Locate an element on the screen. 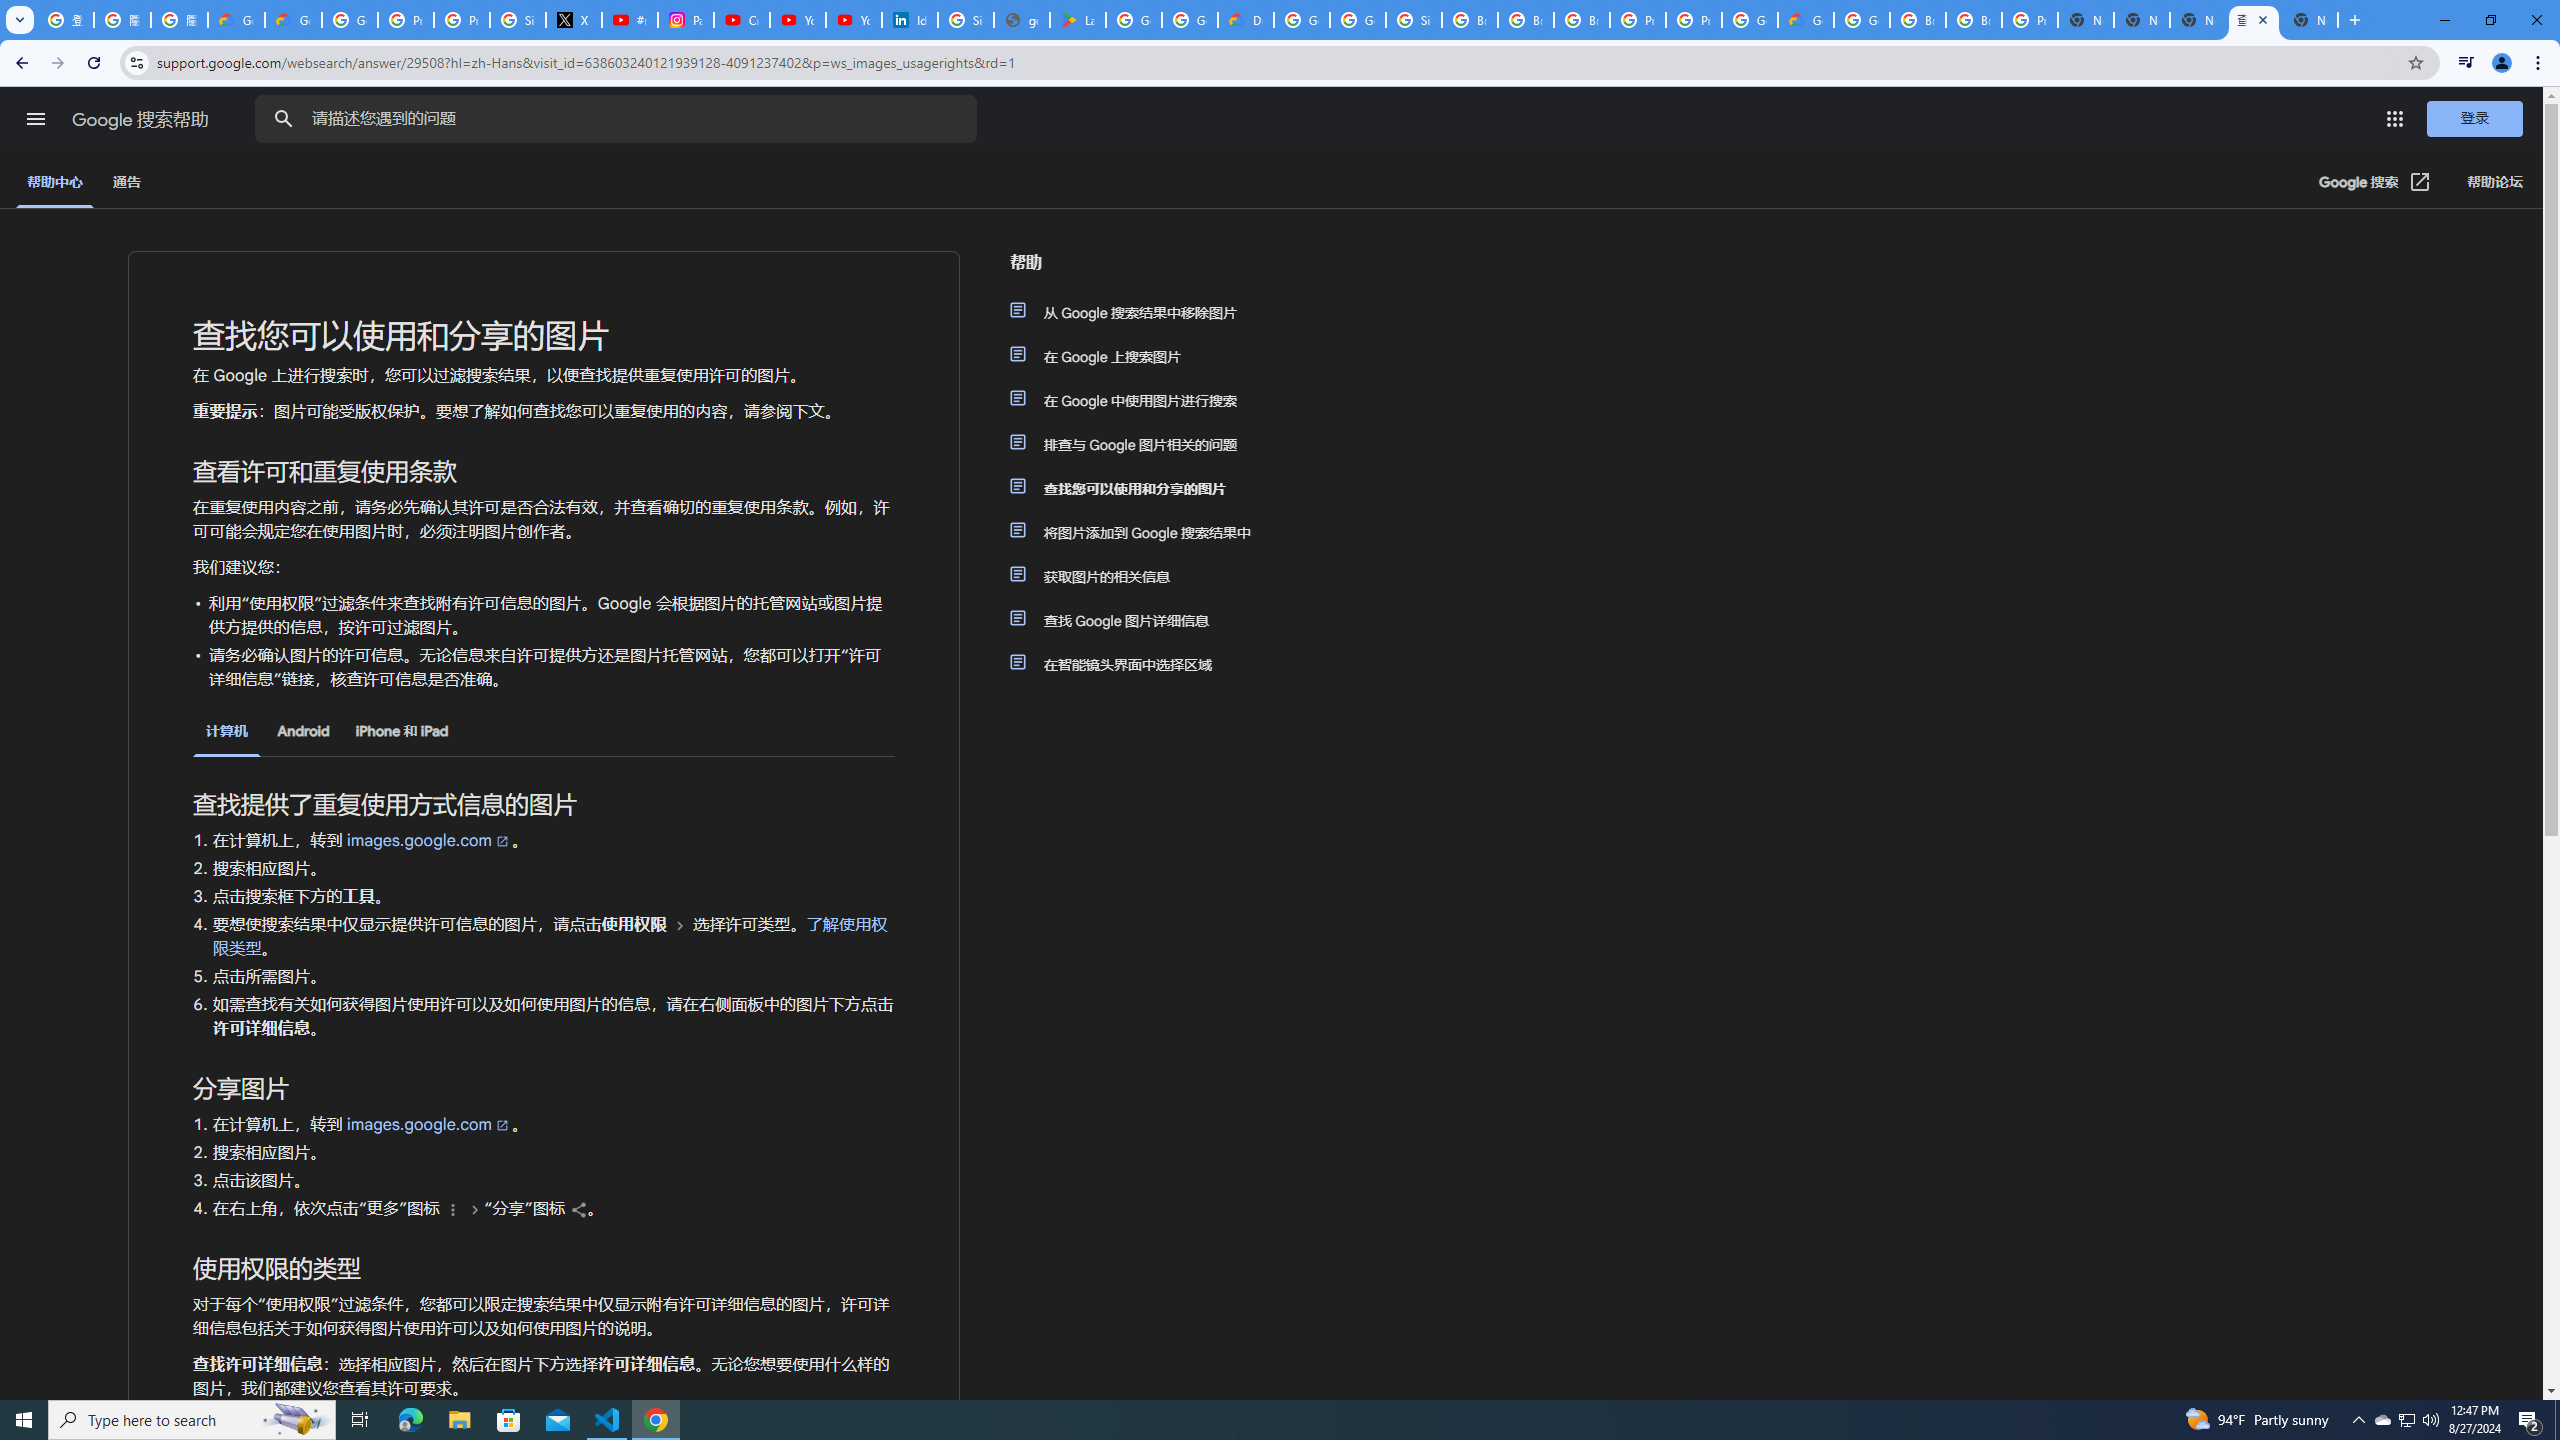 The height and width of the screenshot is (1440, 2560). 'Control your music, videos, and more' is located at coordinates (2466, 62).